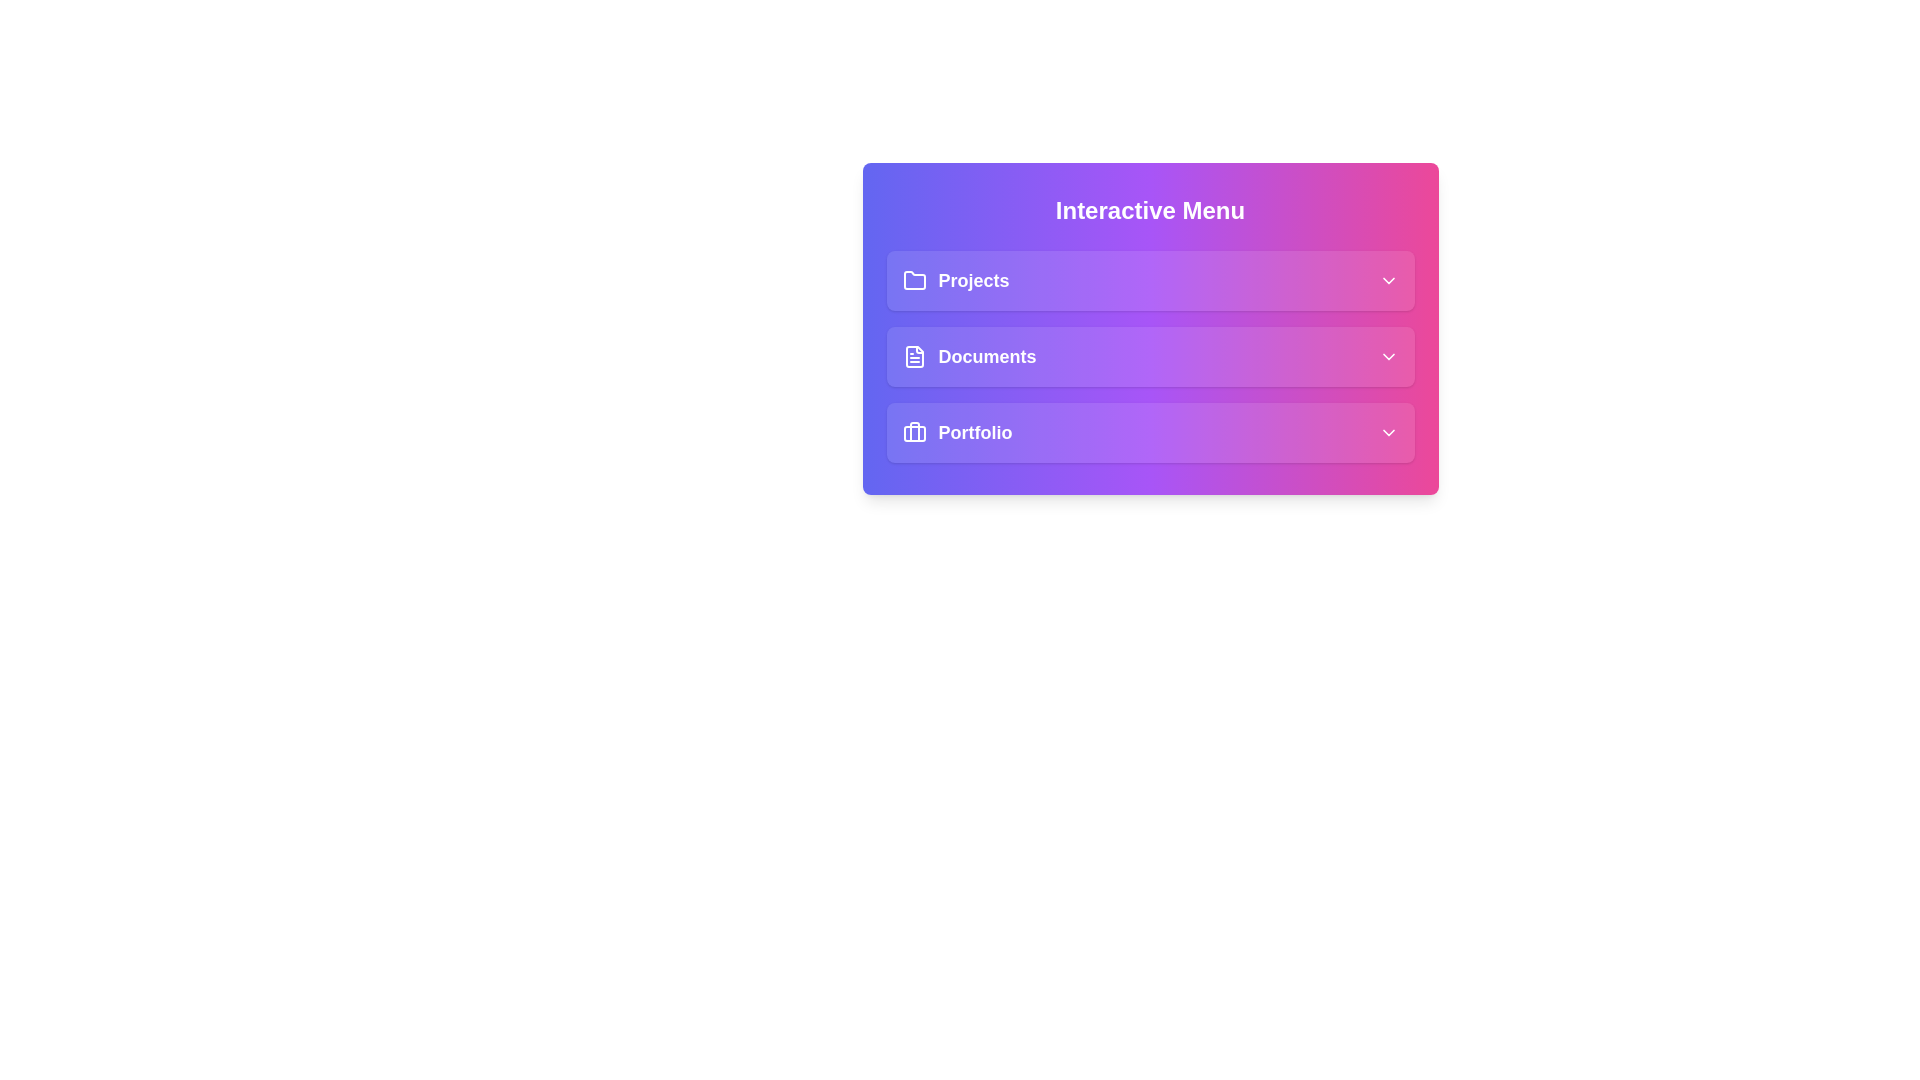 Image resolution: width=1920 pixels, height=1080 pixels. I want to click on the 'Portfolio' label, which is the last item in a list of menu options styled with a bold sans-serif font and located below 'Projects' and 'Documents.', so click(975, 431).